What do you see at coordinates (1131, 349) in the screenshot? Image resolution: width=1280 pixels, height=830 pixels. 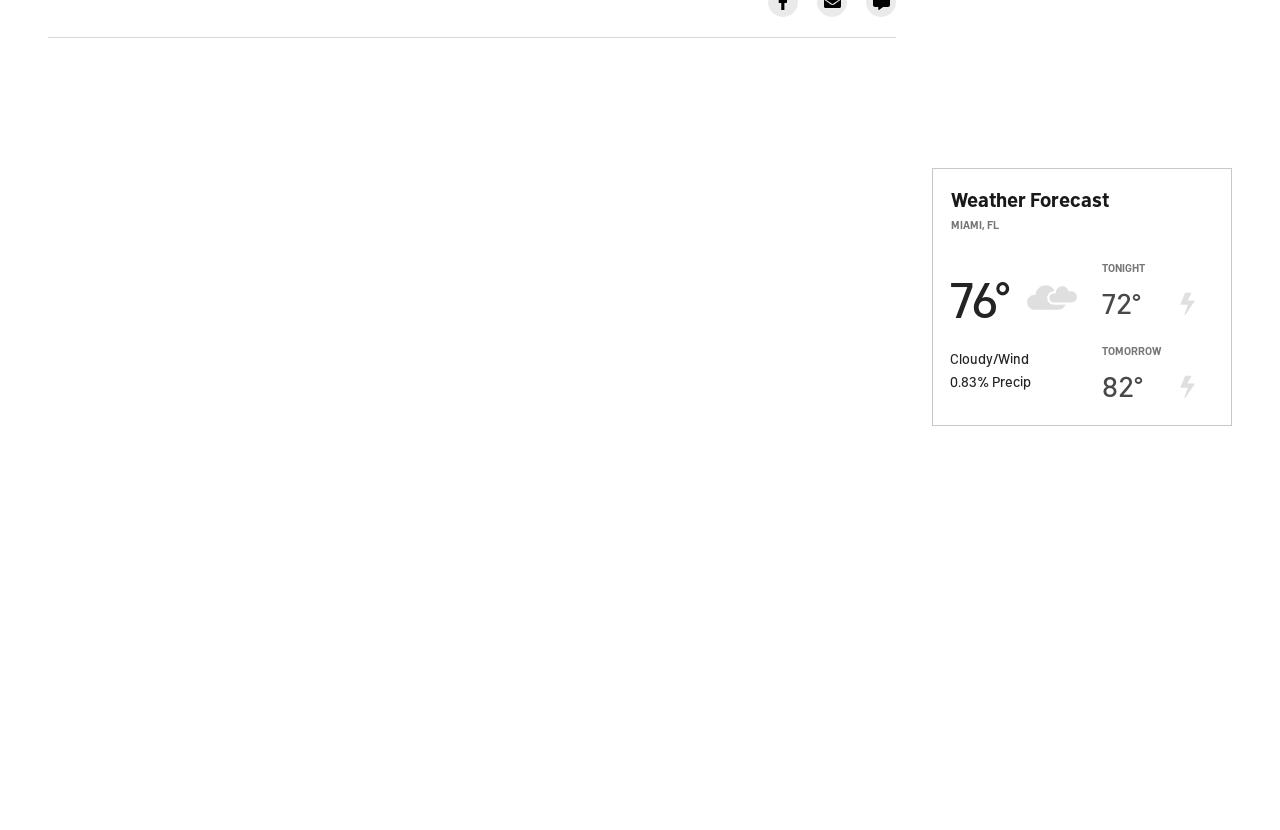 I see `'Tomorrow'` at bounding box center [1131, 349].